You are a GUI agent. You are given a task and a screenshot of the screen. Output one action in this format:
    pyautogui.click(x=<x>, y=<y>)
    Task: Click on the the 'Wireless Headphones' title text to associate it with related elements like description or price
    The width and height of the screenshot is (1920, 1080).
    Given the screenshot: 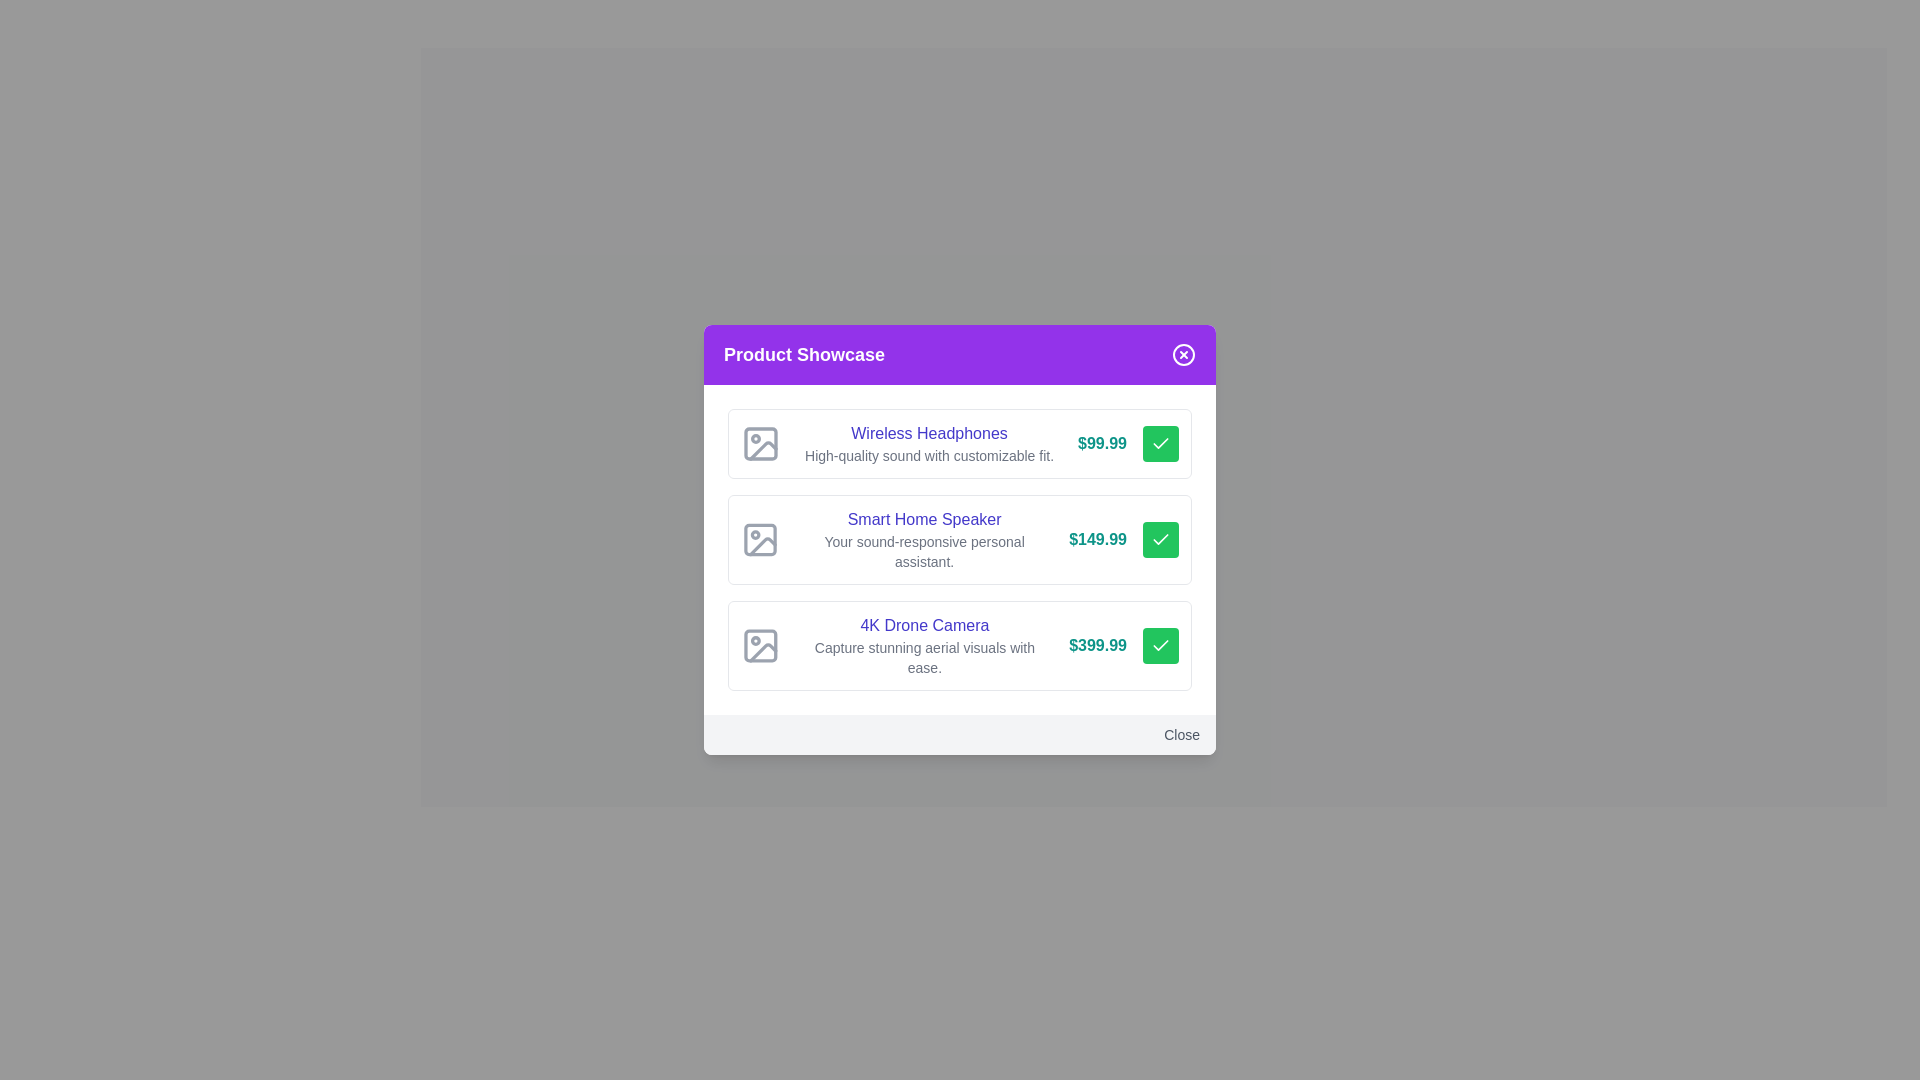 What is the action you would take?
    pyautogui.click(x=928, y=433)
    